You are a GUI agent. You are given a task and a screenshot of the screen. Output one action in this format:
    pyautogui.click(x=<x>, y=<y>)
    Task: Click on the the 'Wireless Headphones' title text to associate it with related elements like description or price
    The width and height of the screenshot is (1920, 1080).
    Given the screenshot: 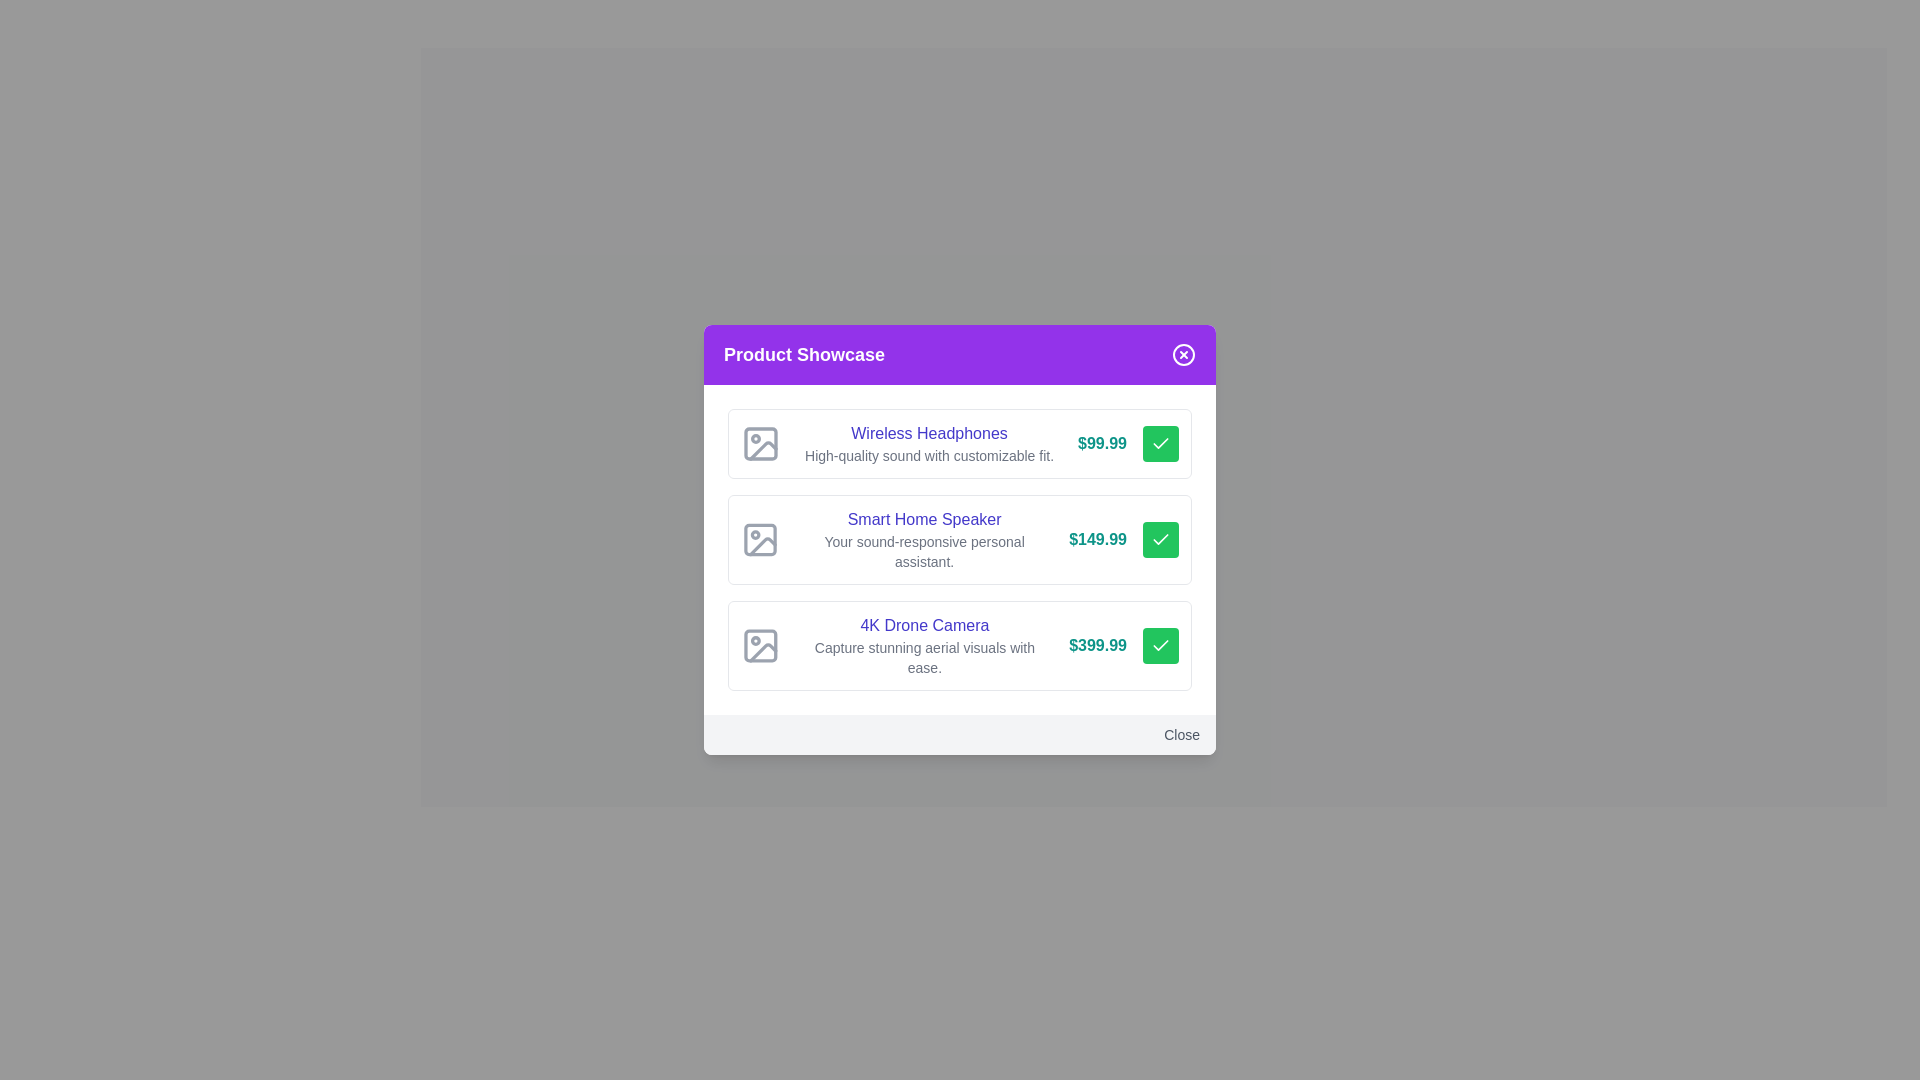 What is the action you would take?
    pyautogui.click(x=928, y=433)
    